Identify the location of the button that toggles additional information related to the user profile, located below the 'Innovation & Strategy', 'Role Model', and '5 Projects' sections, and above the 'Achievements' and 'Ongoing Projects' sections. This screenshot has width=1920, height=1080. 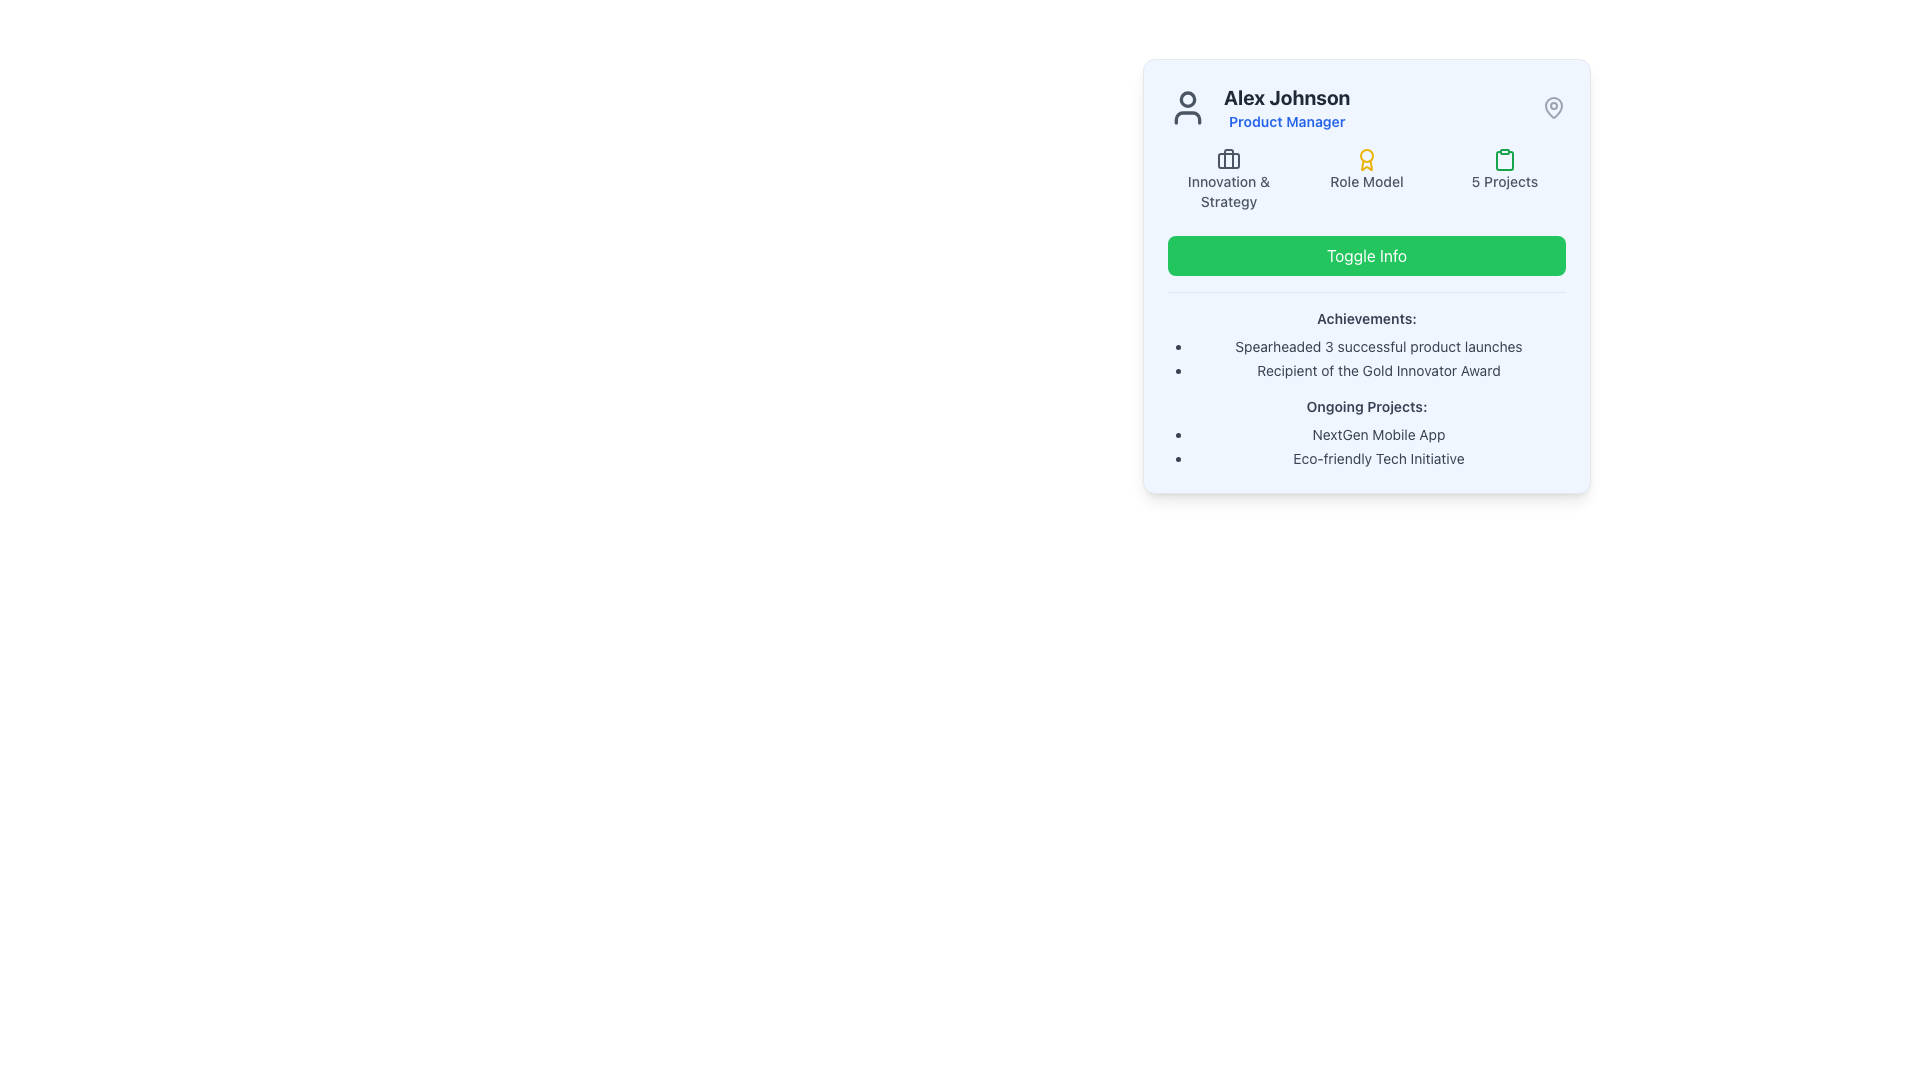
(1366, 254).